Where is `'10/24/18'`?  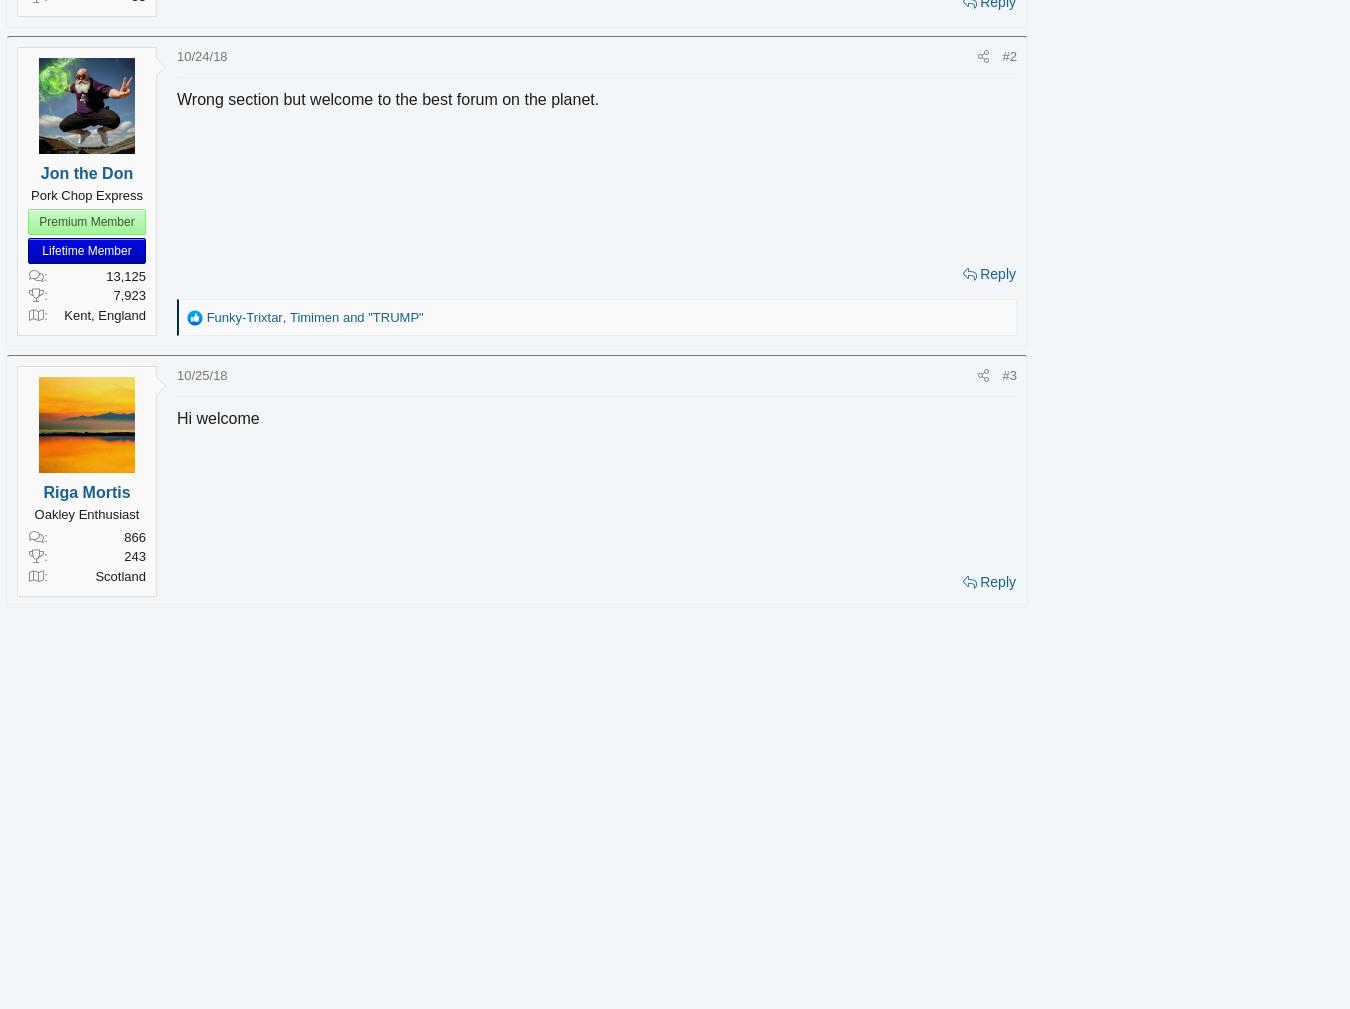
'10/24/18' is located at coordinates (229, 55).